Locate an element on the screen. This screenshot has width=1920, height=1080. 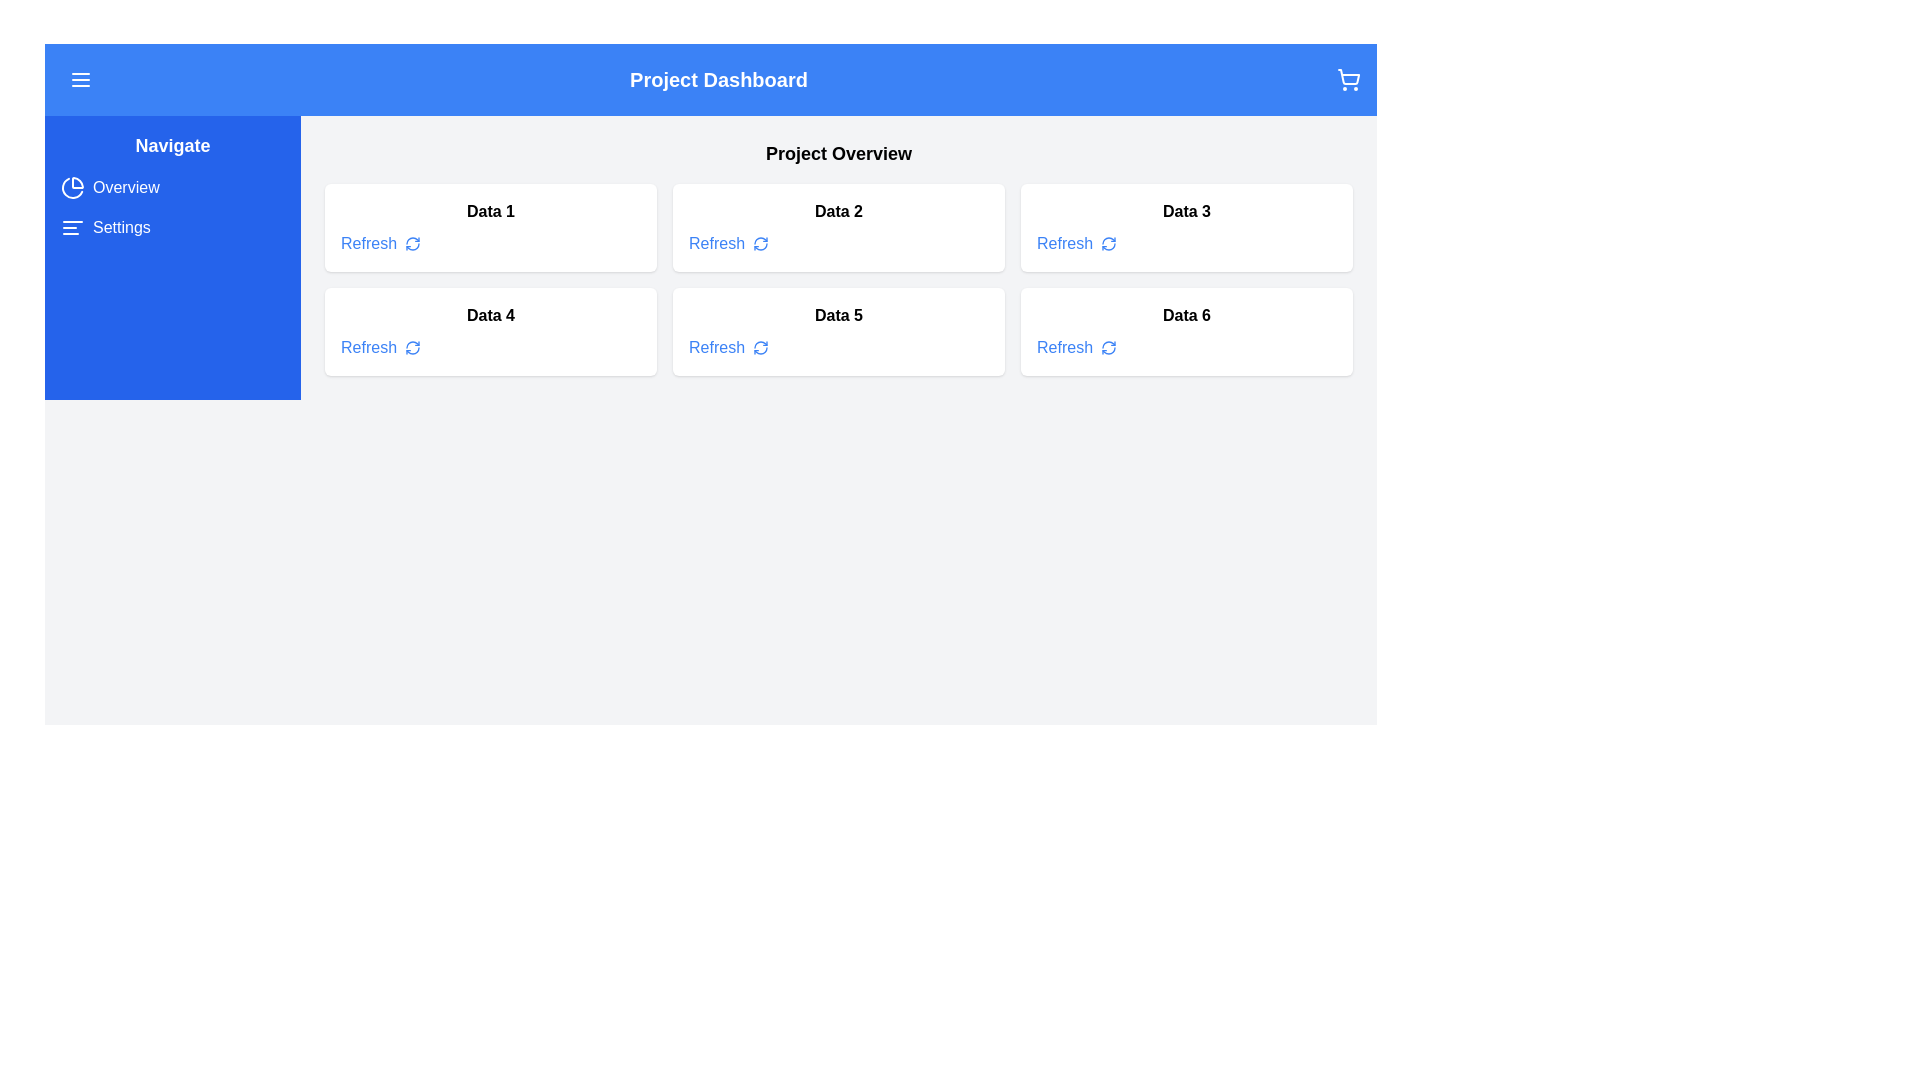
the 'Navigate' header text element, which is styled with a larger font size and bold weight, located at the top of a blue sidebar is located at coordinates (172, 145).